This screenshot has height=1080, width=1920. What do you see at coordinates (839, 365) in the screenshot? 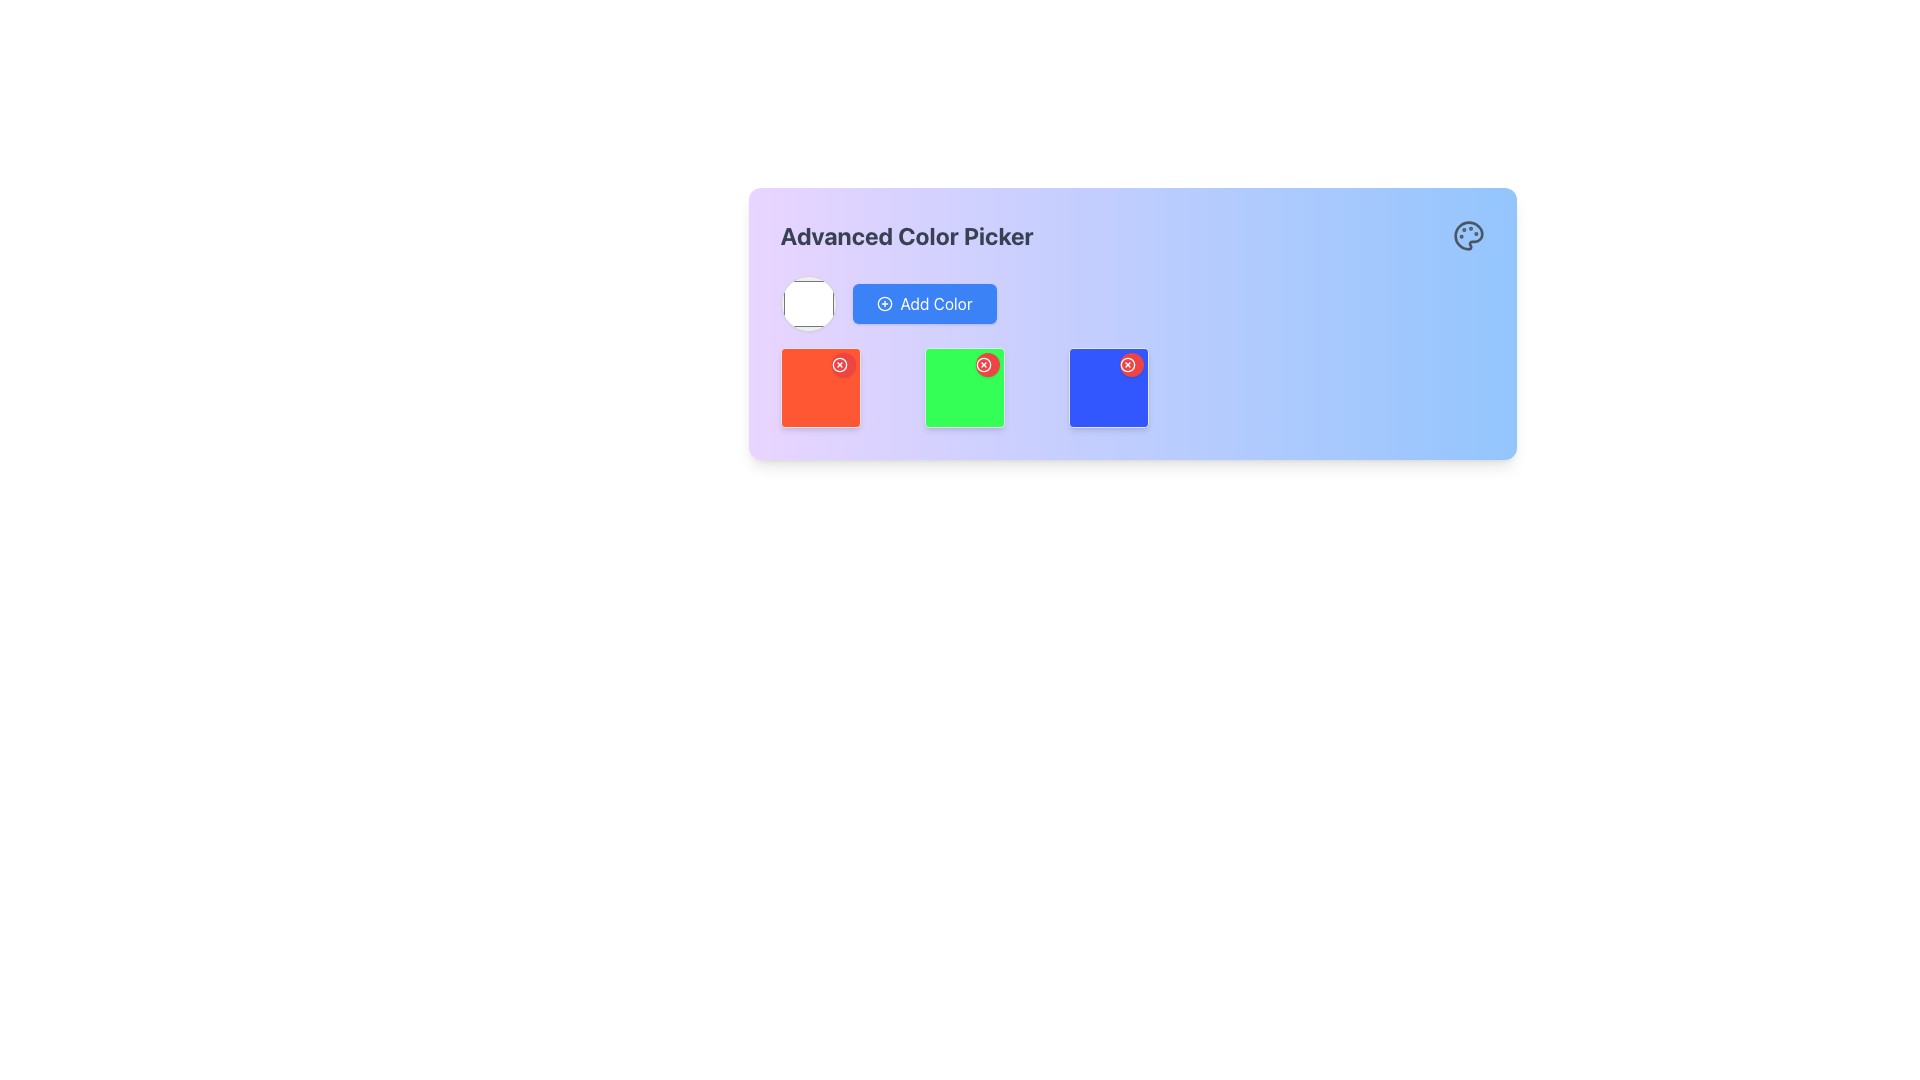
I see `the 'delete' button located at the top-right of the red rectangular block to potentially display a tooltip` at bounding box center [839, 365].